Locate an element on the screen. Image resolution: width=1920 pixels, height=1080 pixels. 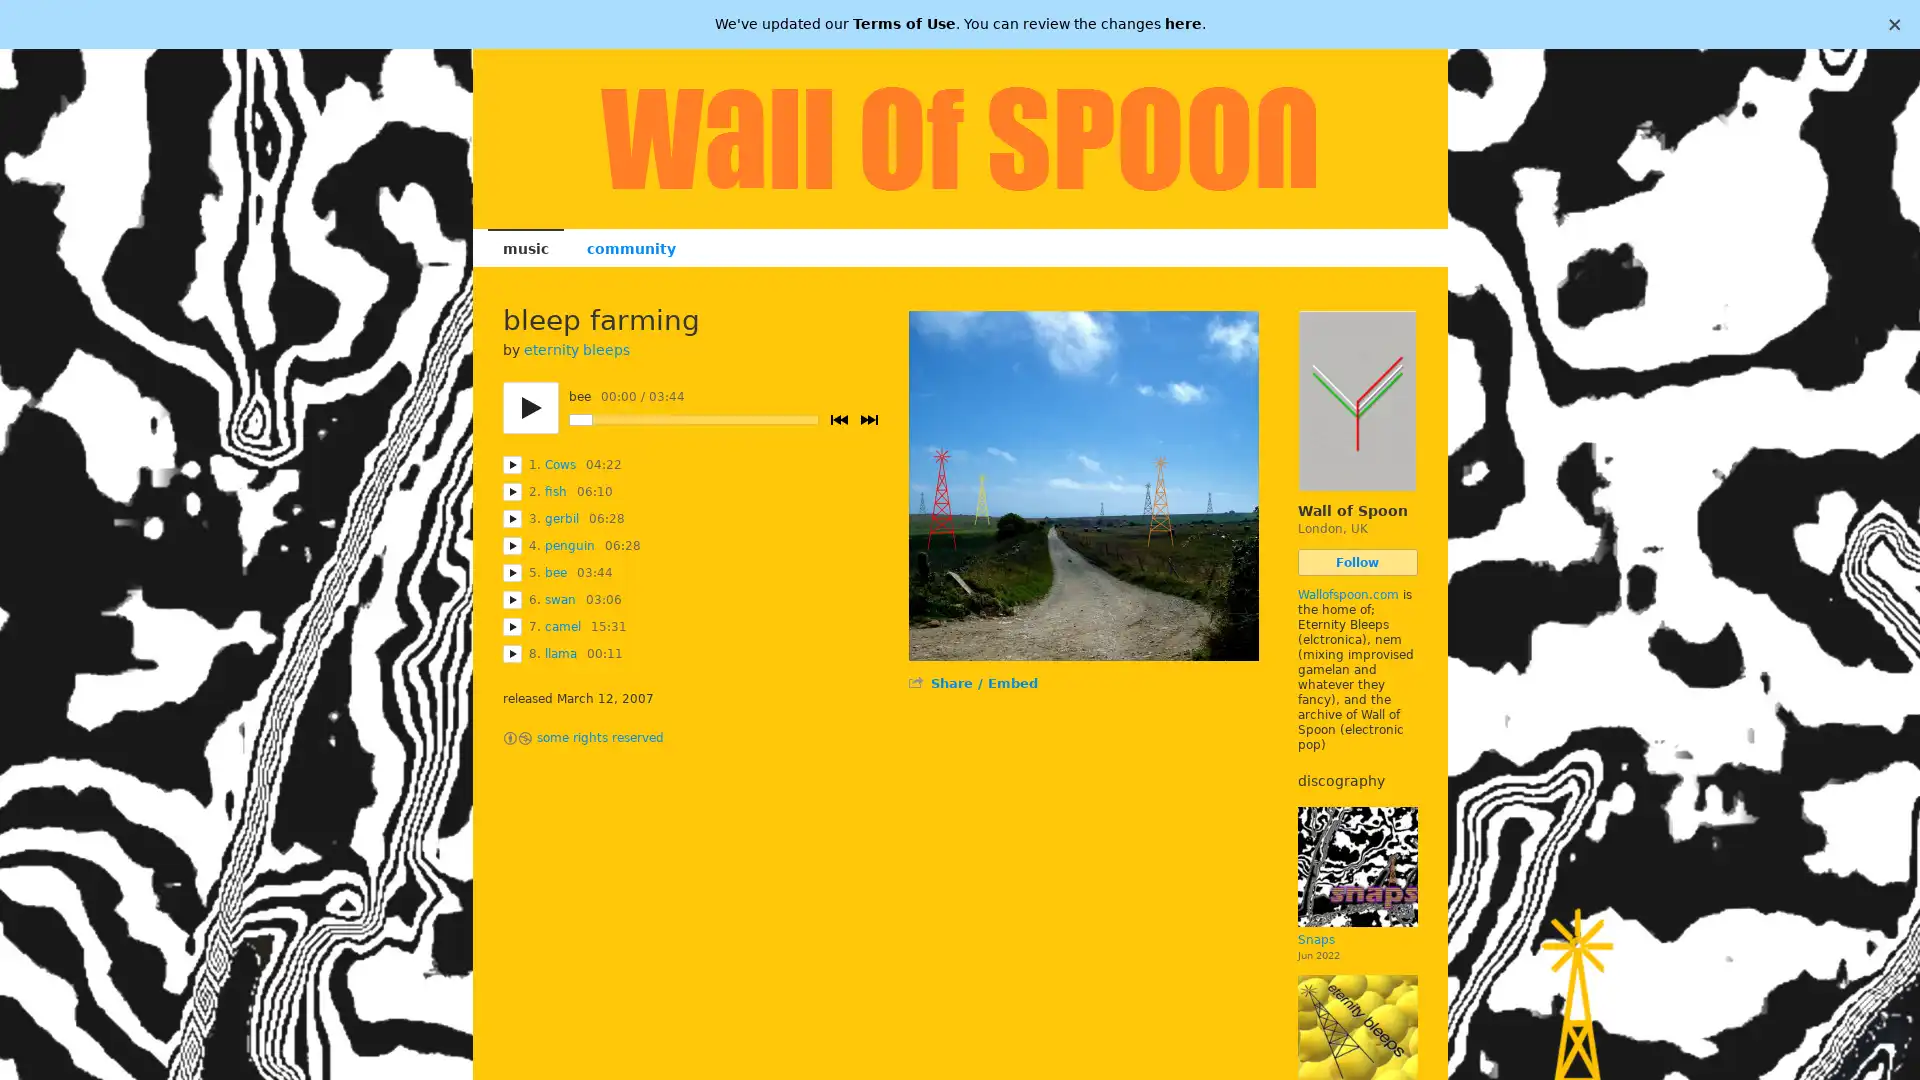
Play fish is located at coordinates (511, 492).